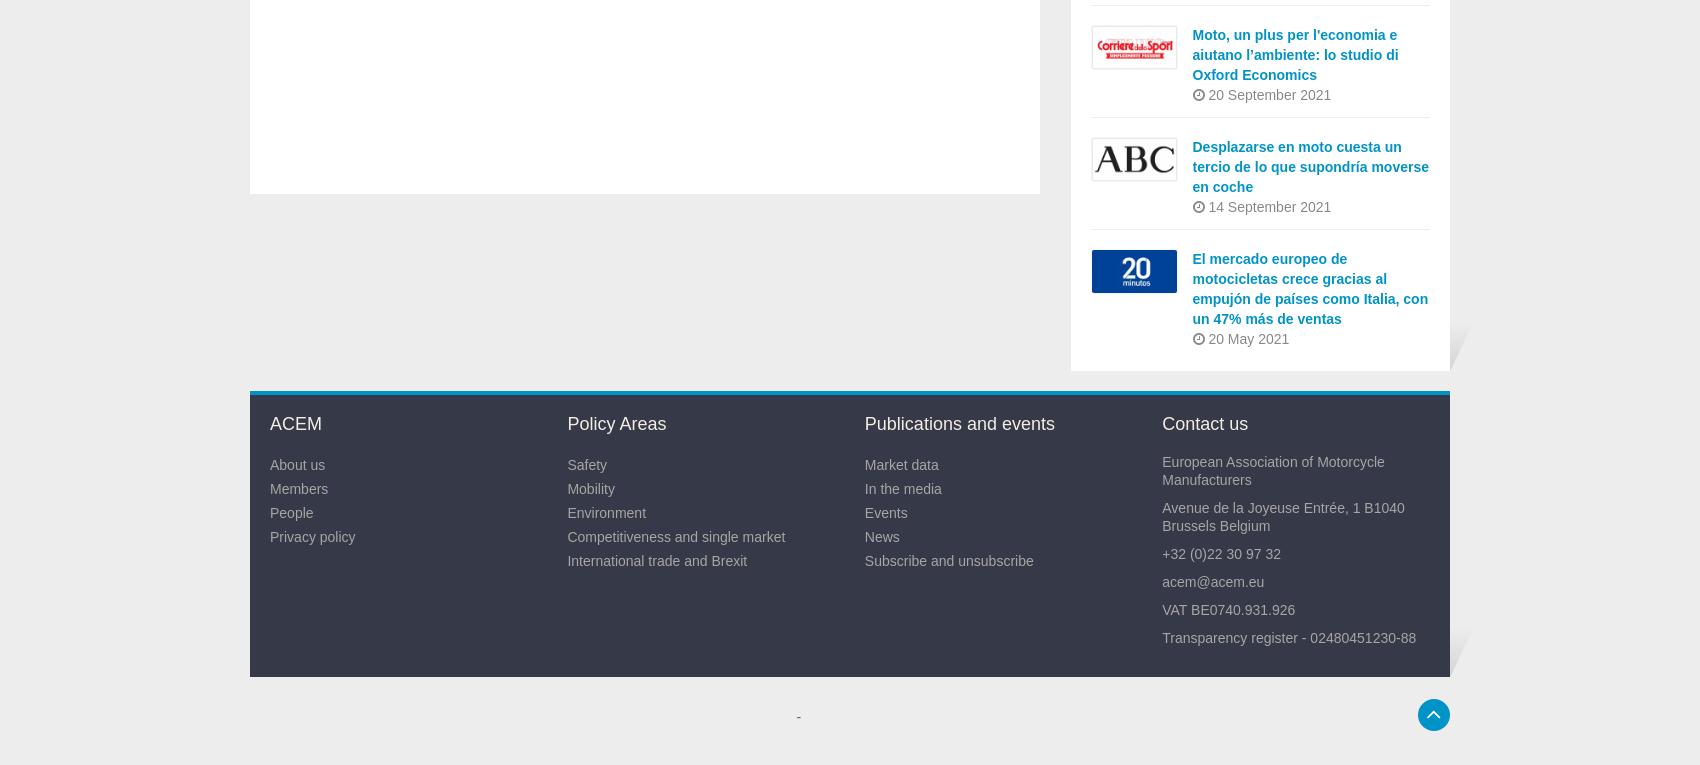  I want to click on 'Members', so click(299, 488).